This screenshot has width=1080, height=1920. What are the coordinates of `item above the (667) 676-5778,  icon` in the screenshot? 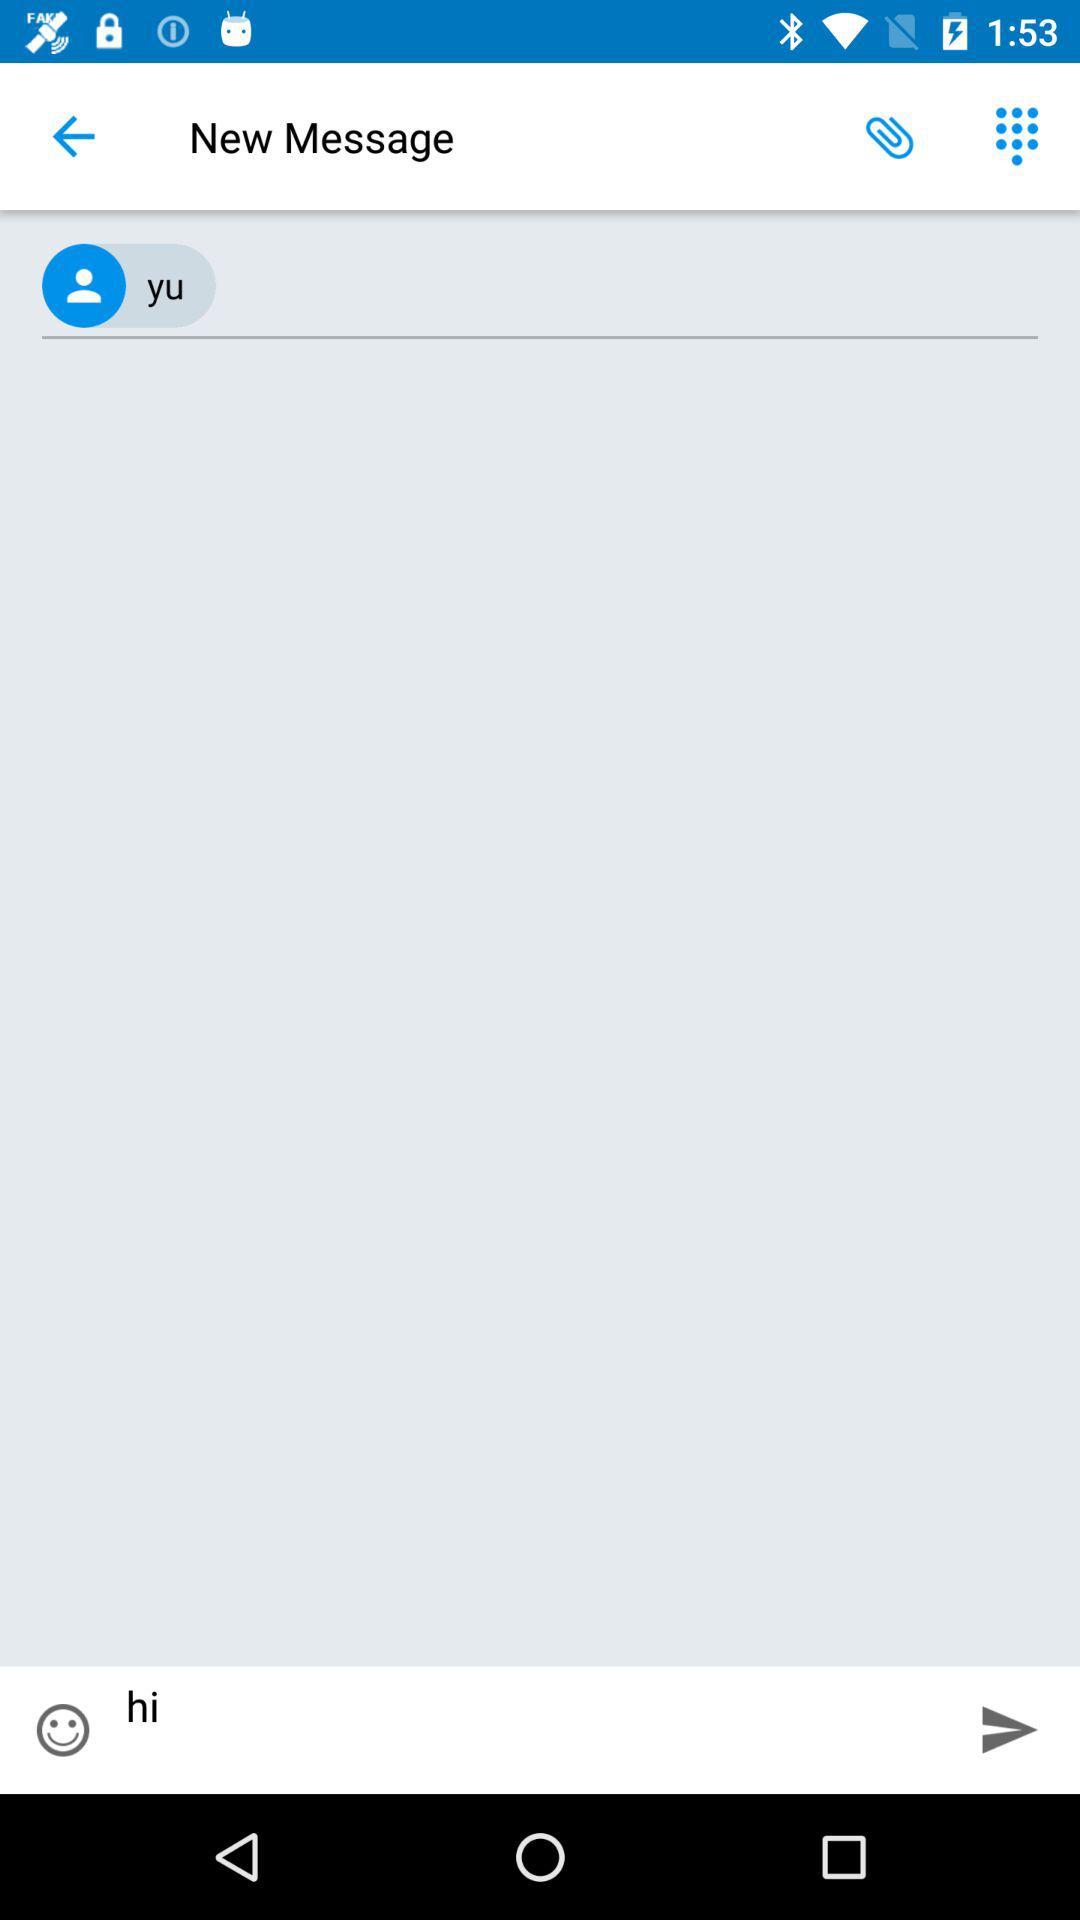 It's located at (1017, 135).